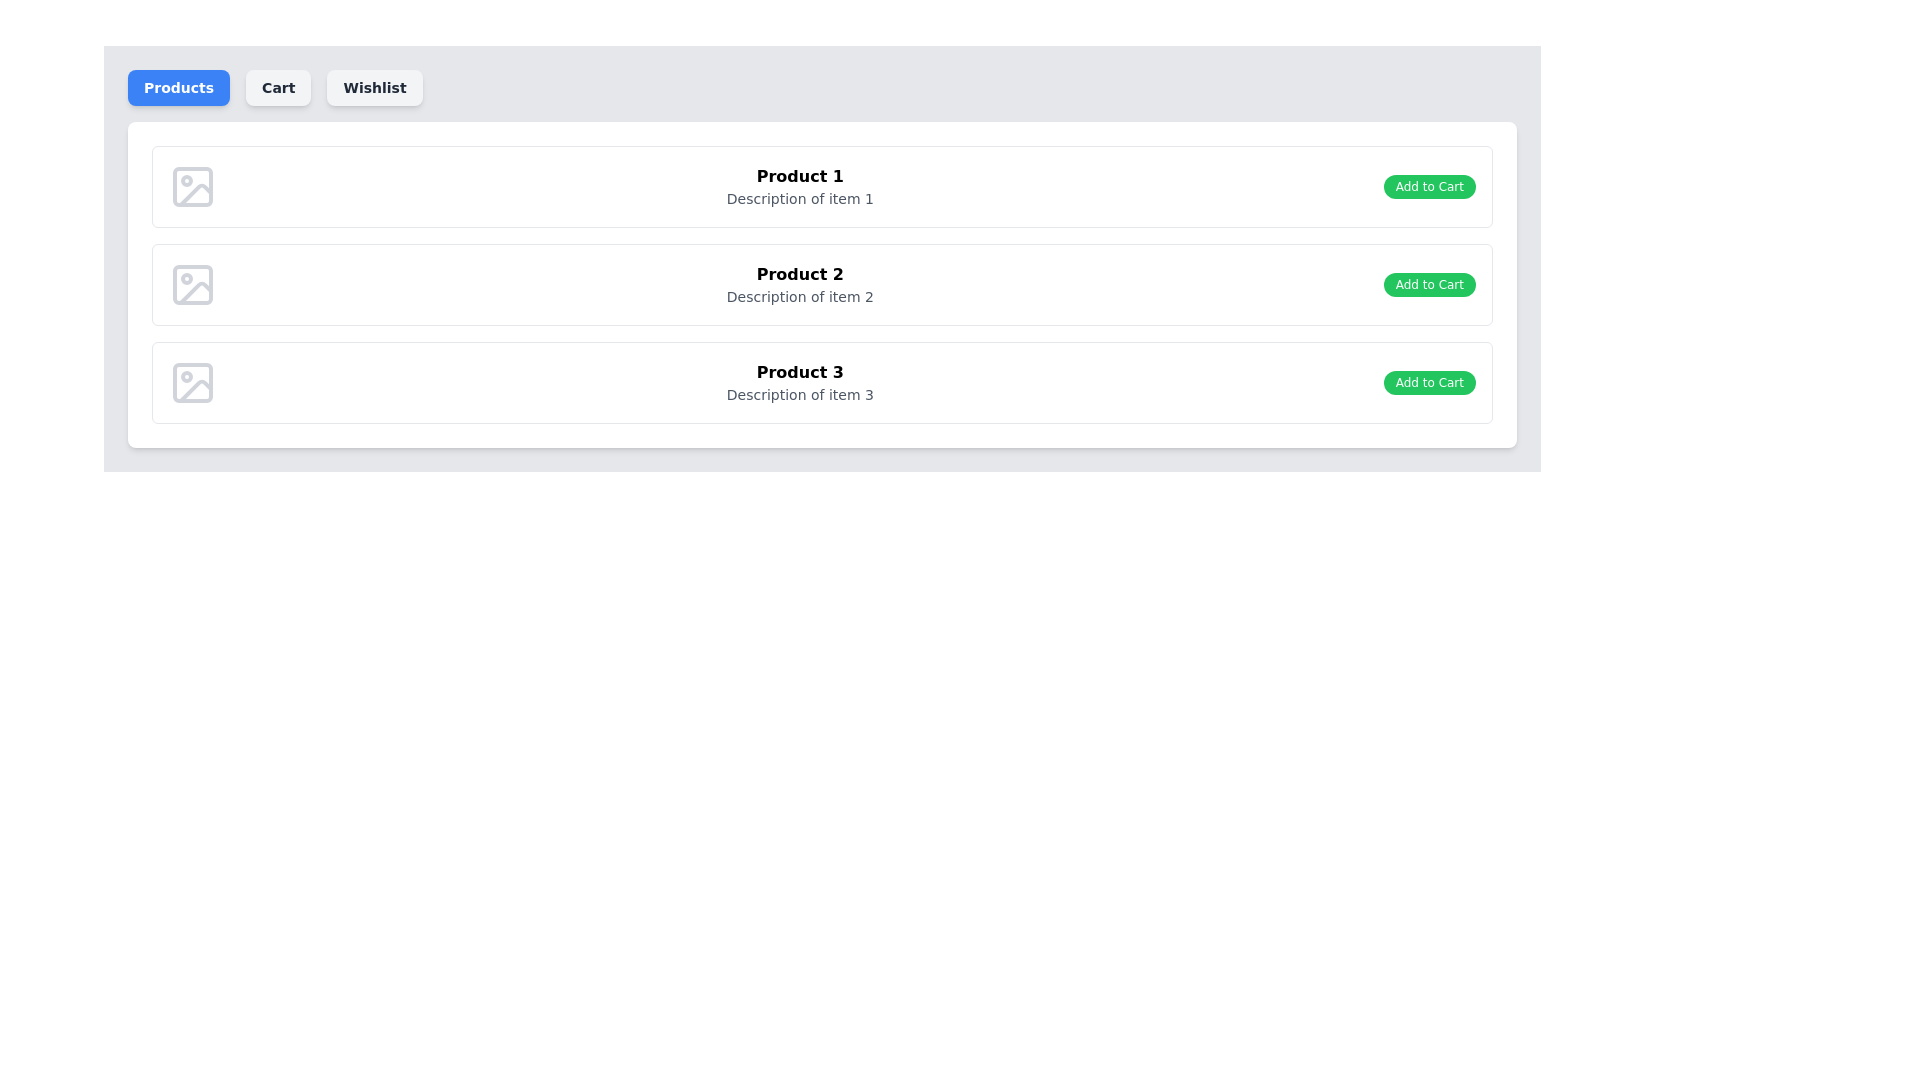 Image resolution: width=1920 pixels, height=1080 pixels. I want to click on the green oval-shaped 'Add to Cart' button, so click(1428, 186).